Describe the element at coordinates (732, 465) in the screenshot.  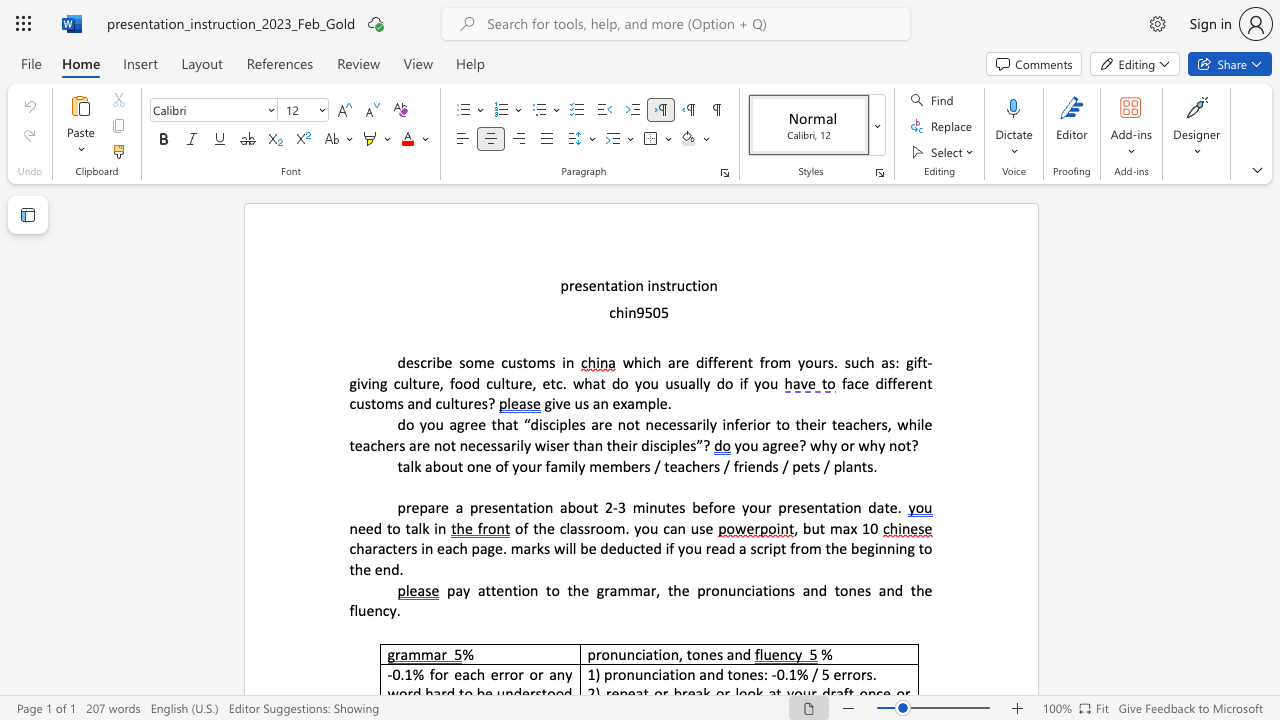
I see `the subset text "friends / pets / p" within the text "talk about one of your family members / teachers / friends / pets / plants."` at that location.